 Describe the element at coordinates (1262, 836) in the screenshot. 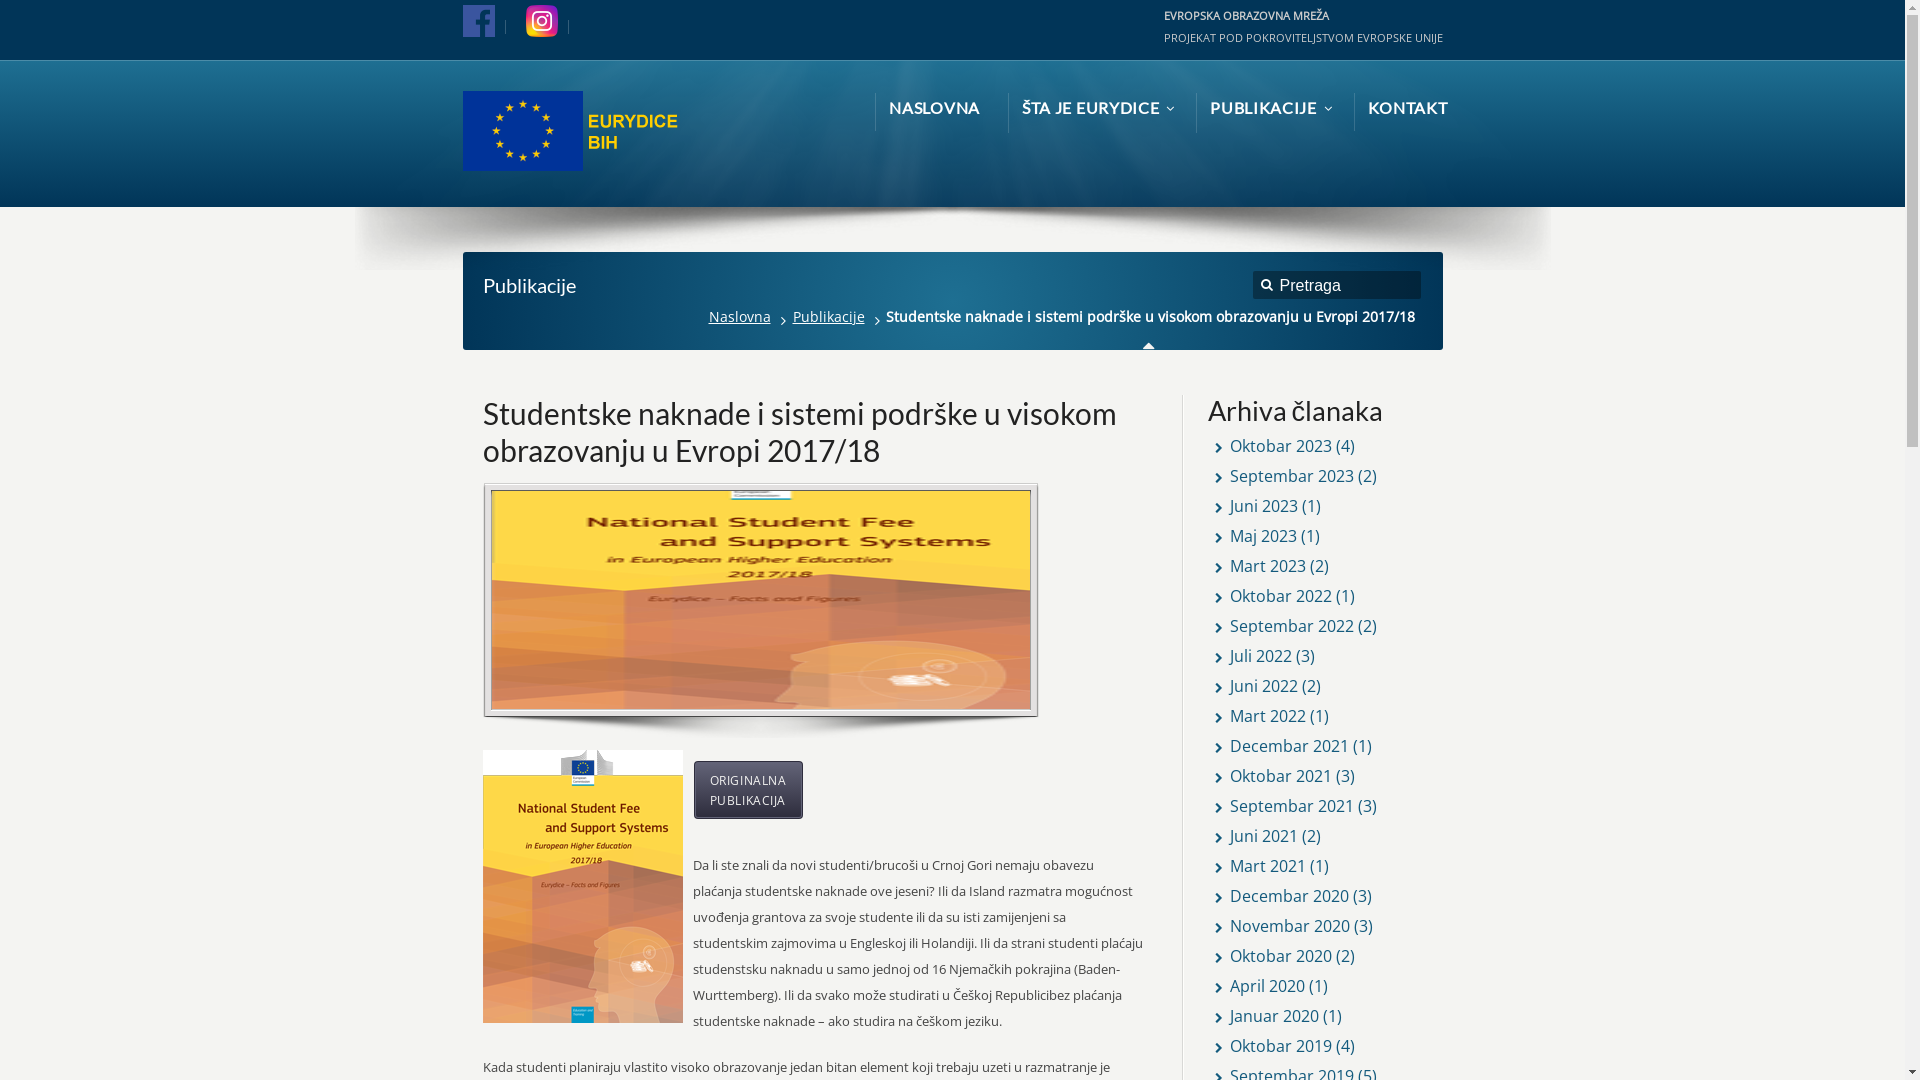

I see `'Juni 2021'` at that location.